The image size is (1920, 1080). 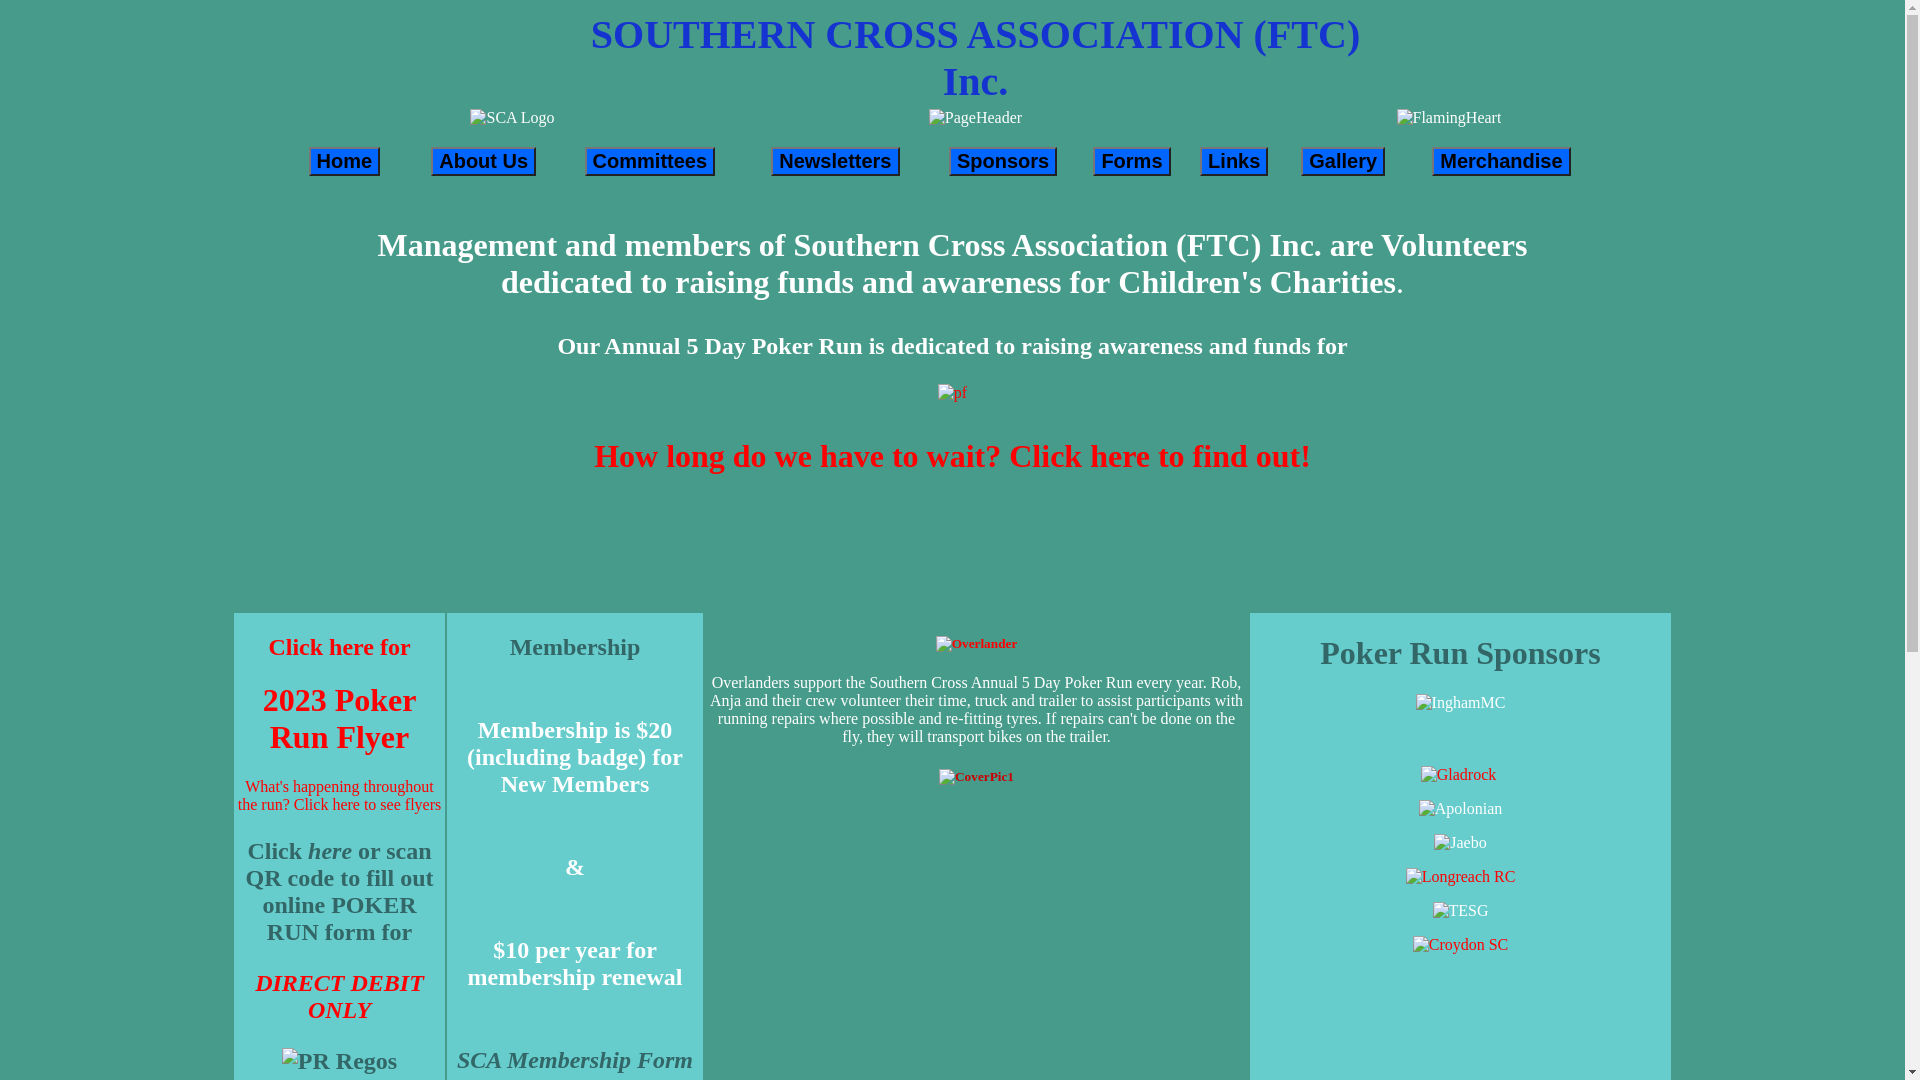 What do you see at coordinates (1501, 159) in the screenshot?
I see `'Merchandise'` at bounding box center [1501, 159].